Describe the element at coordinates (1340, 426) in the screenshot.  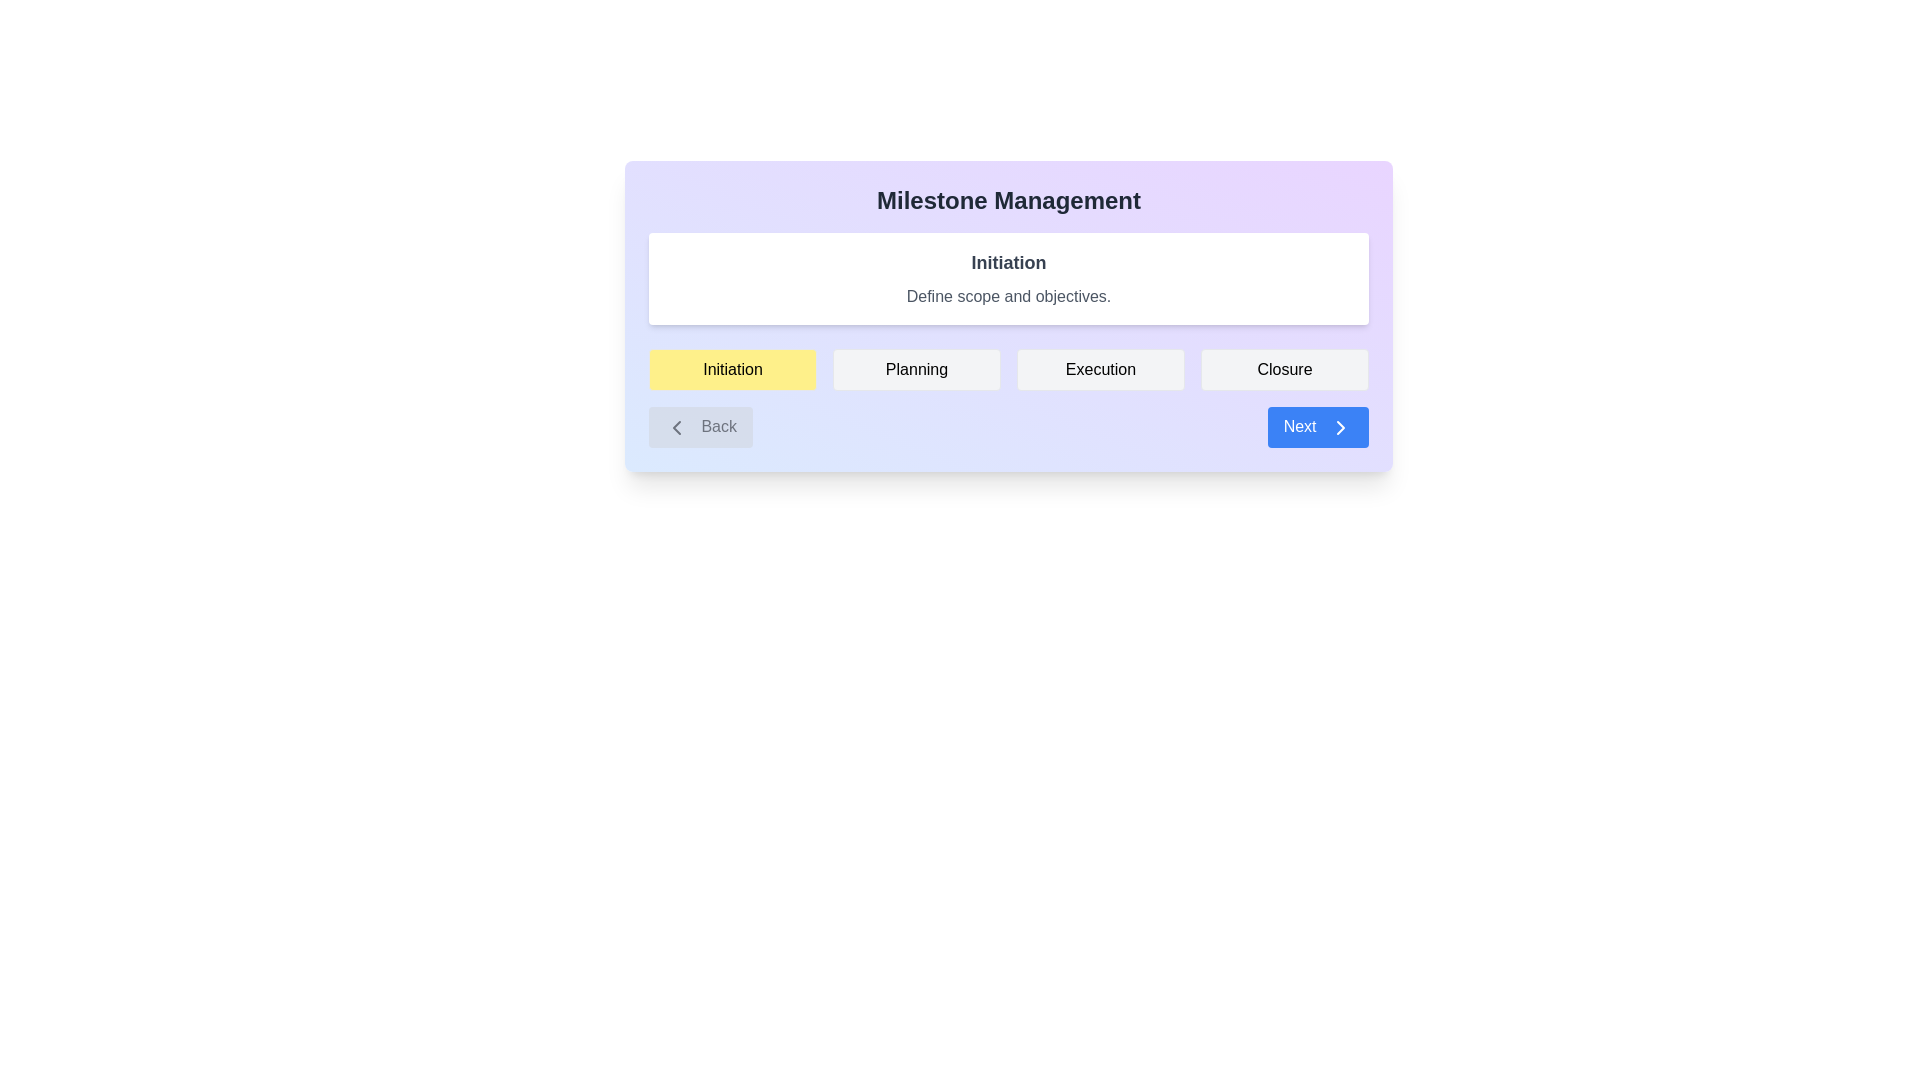
I see `the progression icon located within the 'Next' button in the bottom-right section of the interface to interact with it` at that location.